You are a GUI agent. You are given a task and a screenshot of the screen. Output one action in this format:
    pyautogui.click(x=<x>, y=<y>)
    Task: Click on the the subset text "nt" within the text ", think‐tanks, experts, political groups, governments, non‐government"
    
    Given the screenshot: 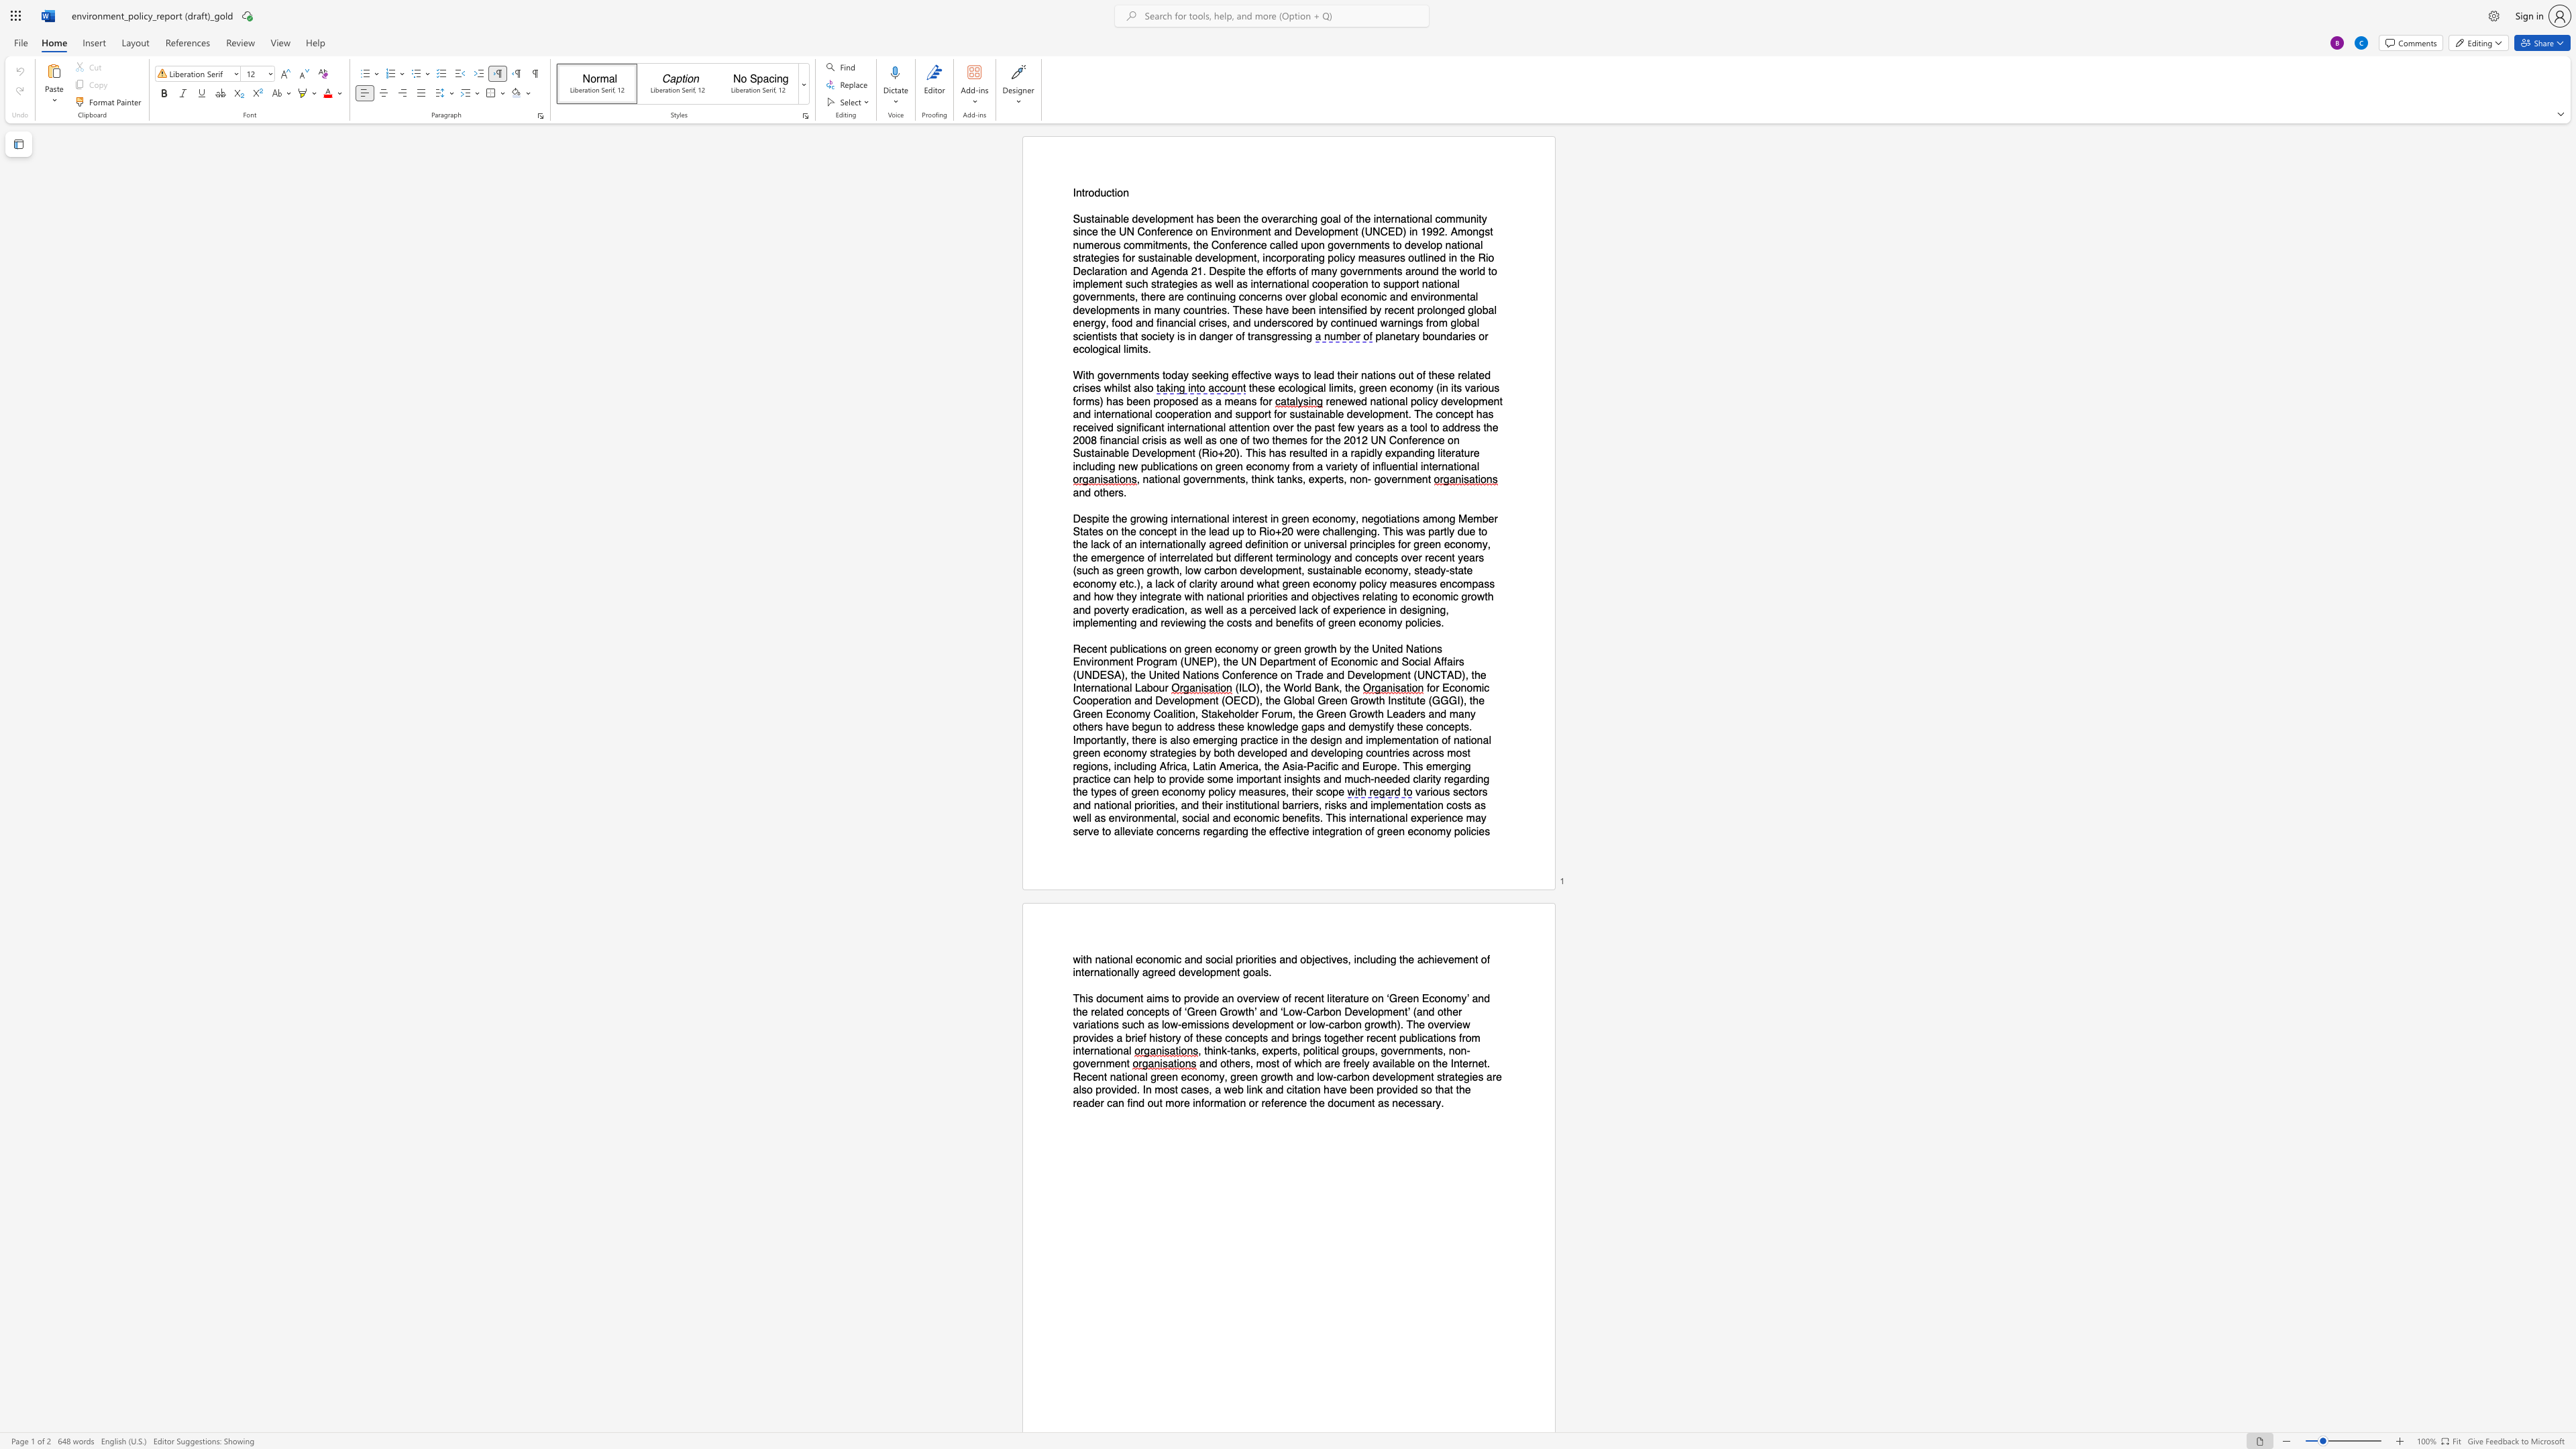 What is the action you would take?
    pyautogui.click(x=1120, y=1063)
    